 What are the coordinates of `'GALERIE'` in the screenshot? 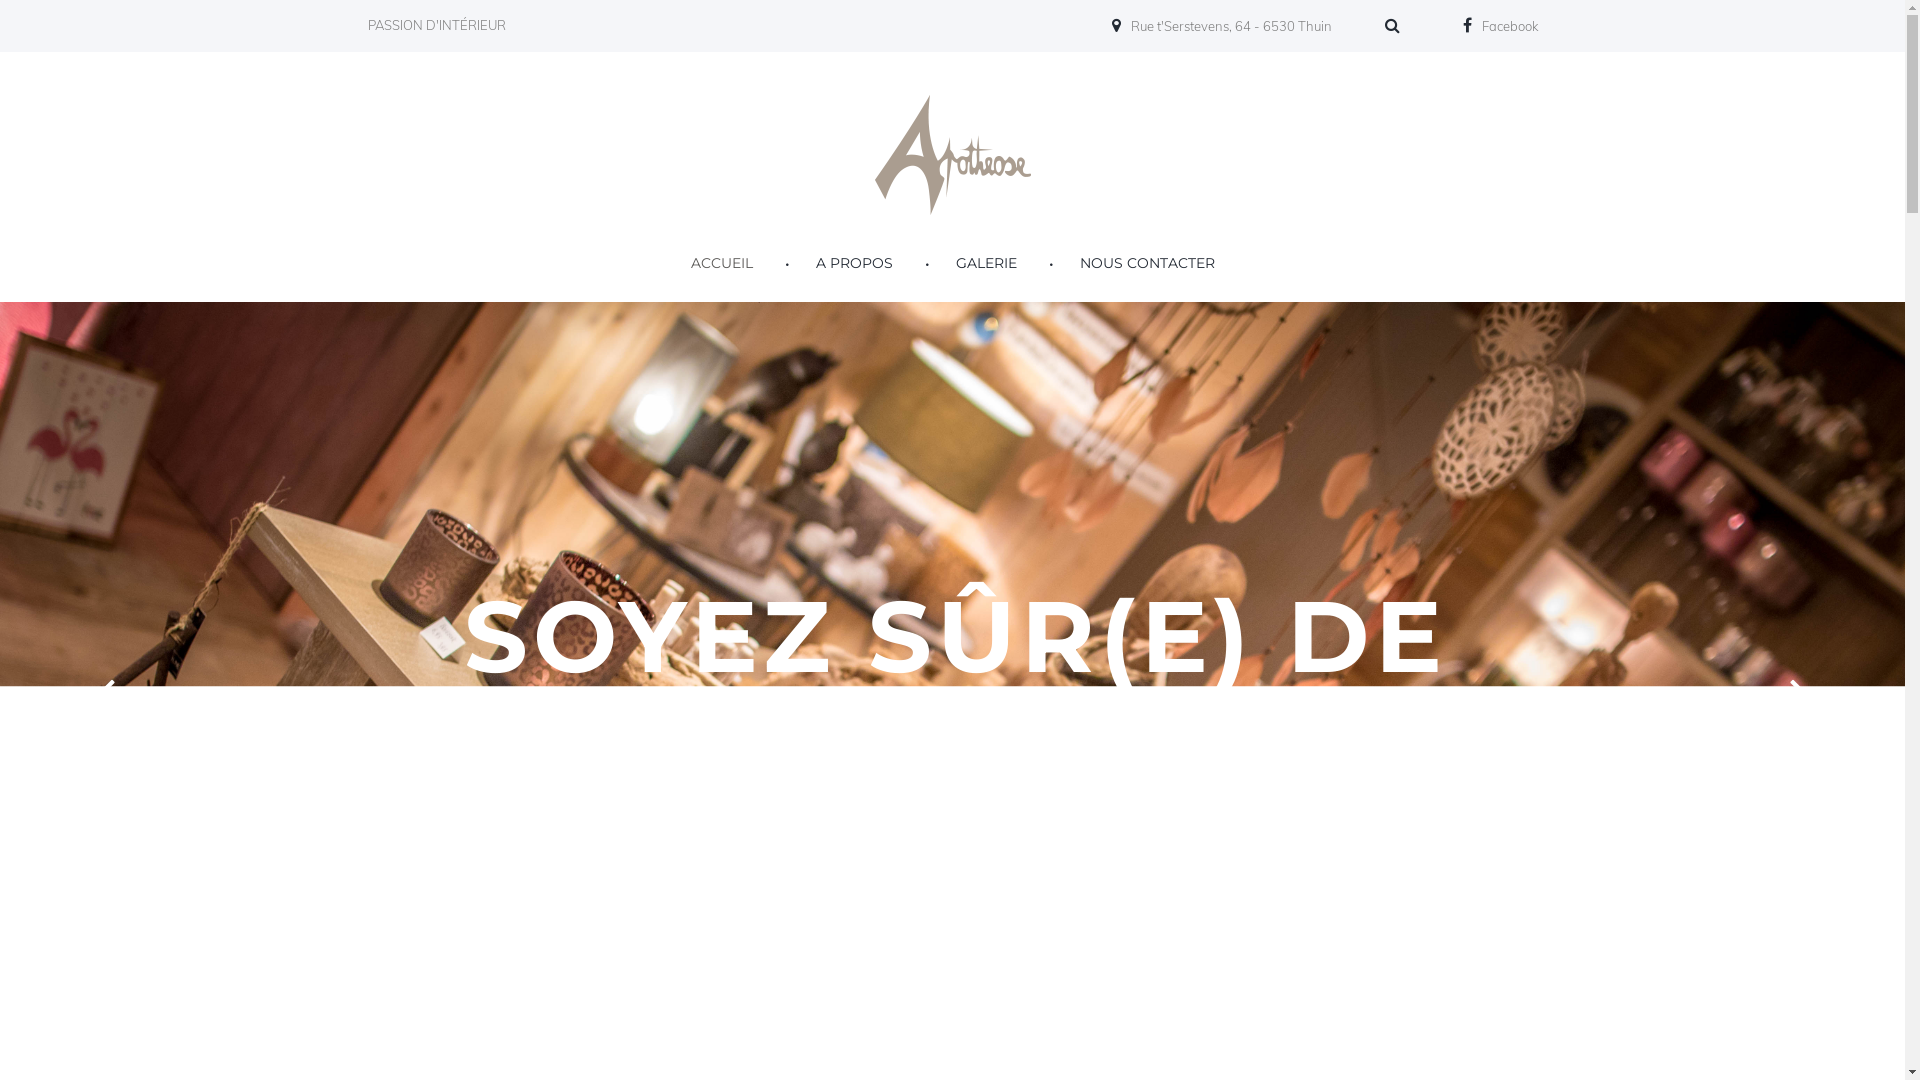 It's located at (986, 261).